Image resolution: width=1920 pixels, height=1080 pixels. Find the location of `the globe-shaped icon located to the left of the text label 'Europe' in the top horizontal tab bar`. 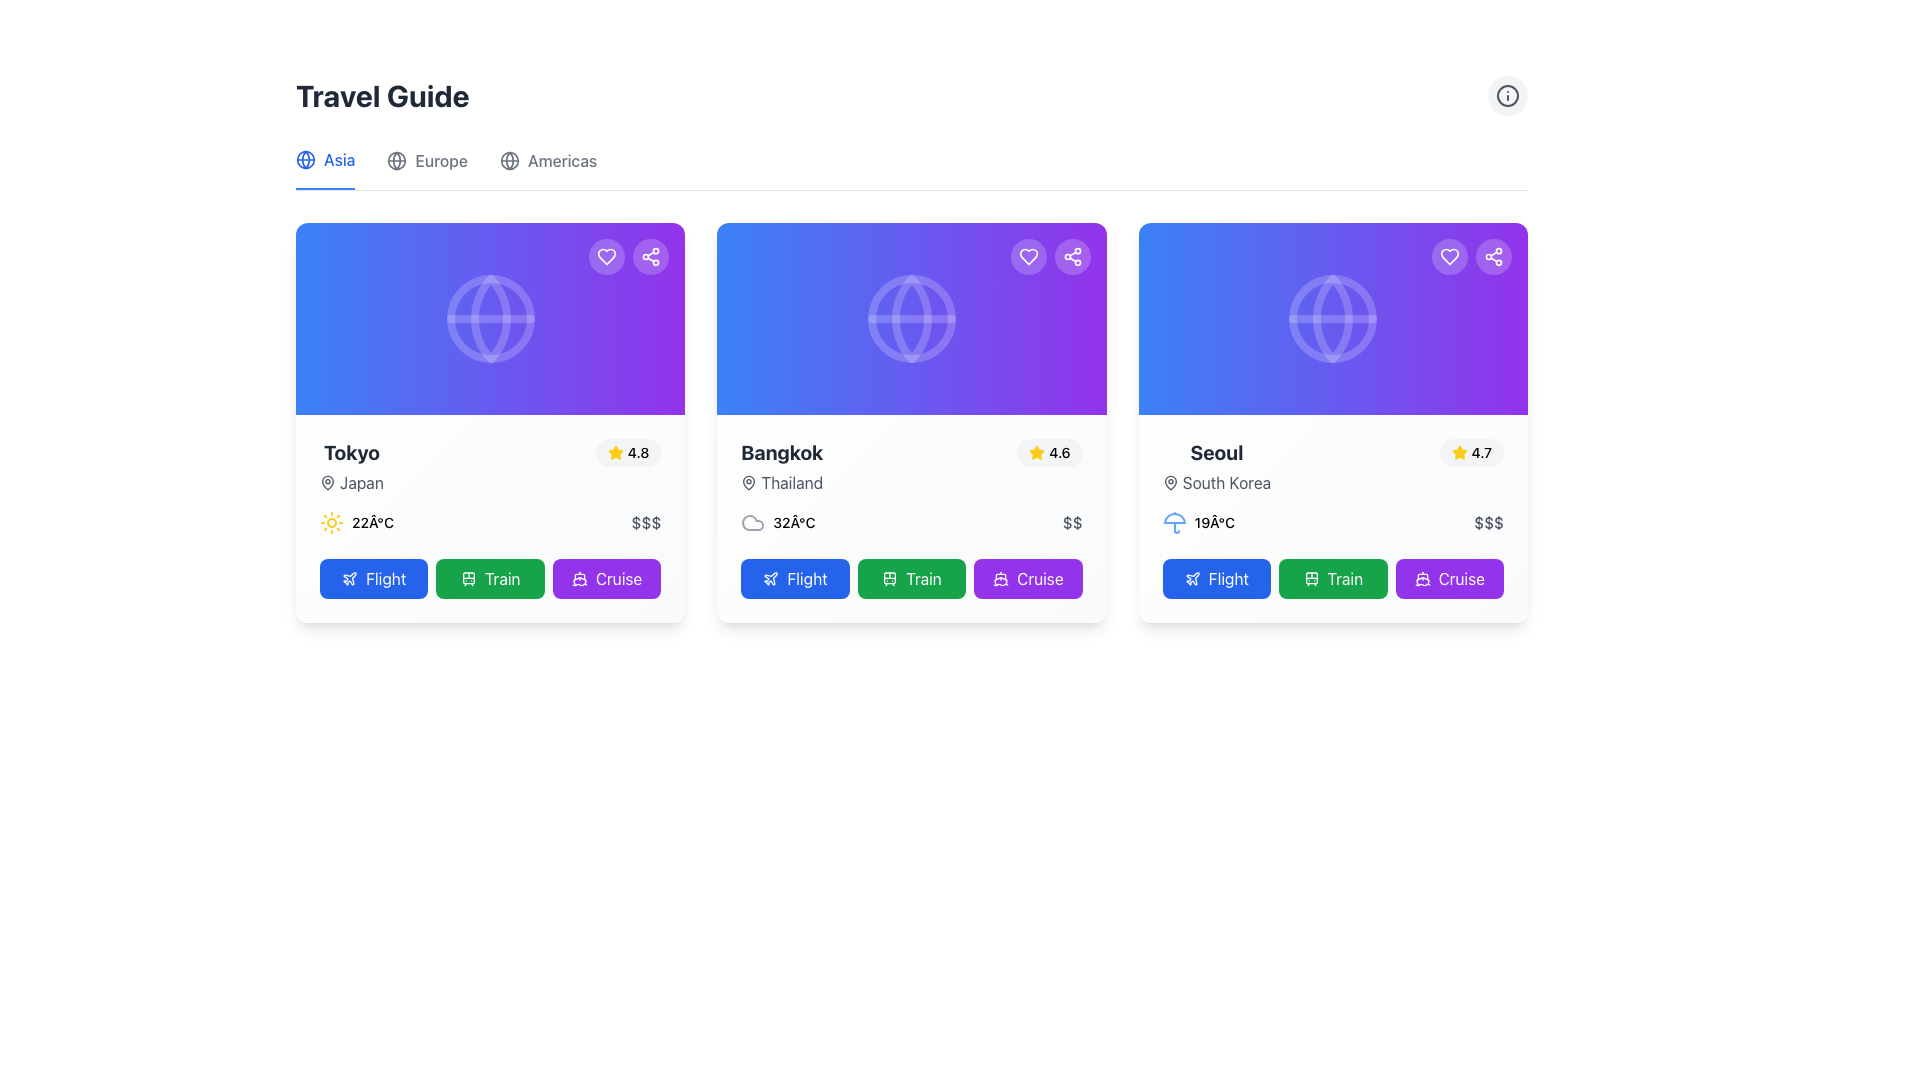

the globe-shaped icon located to the left of the text label 'Europe' in the top horizontal tab bar is located at coordinates (397, 160).